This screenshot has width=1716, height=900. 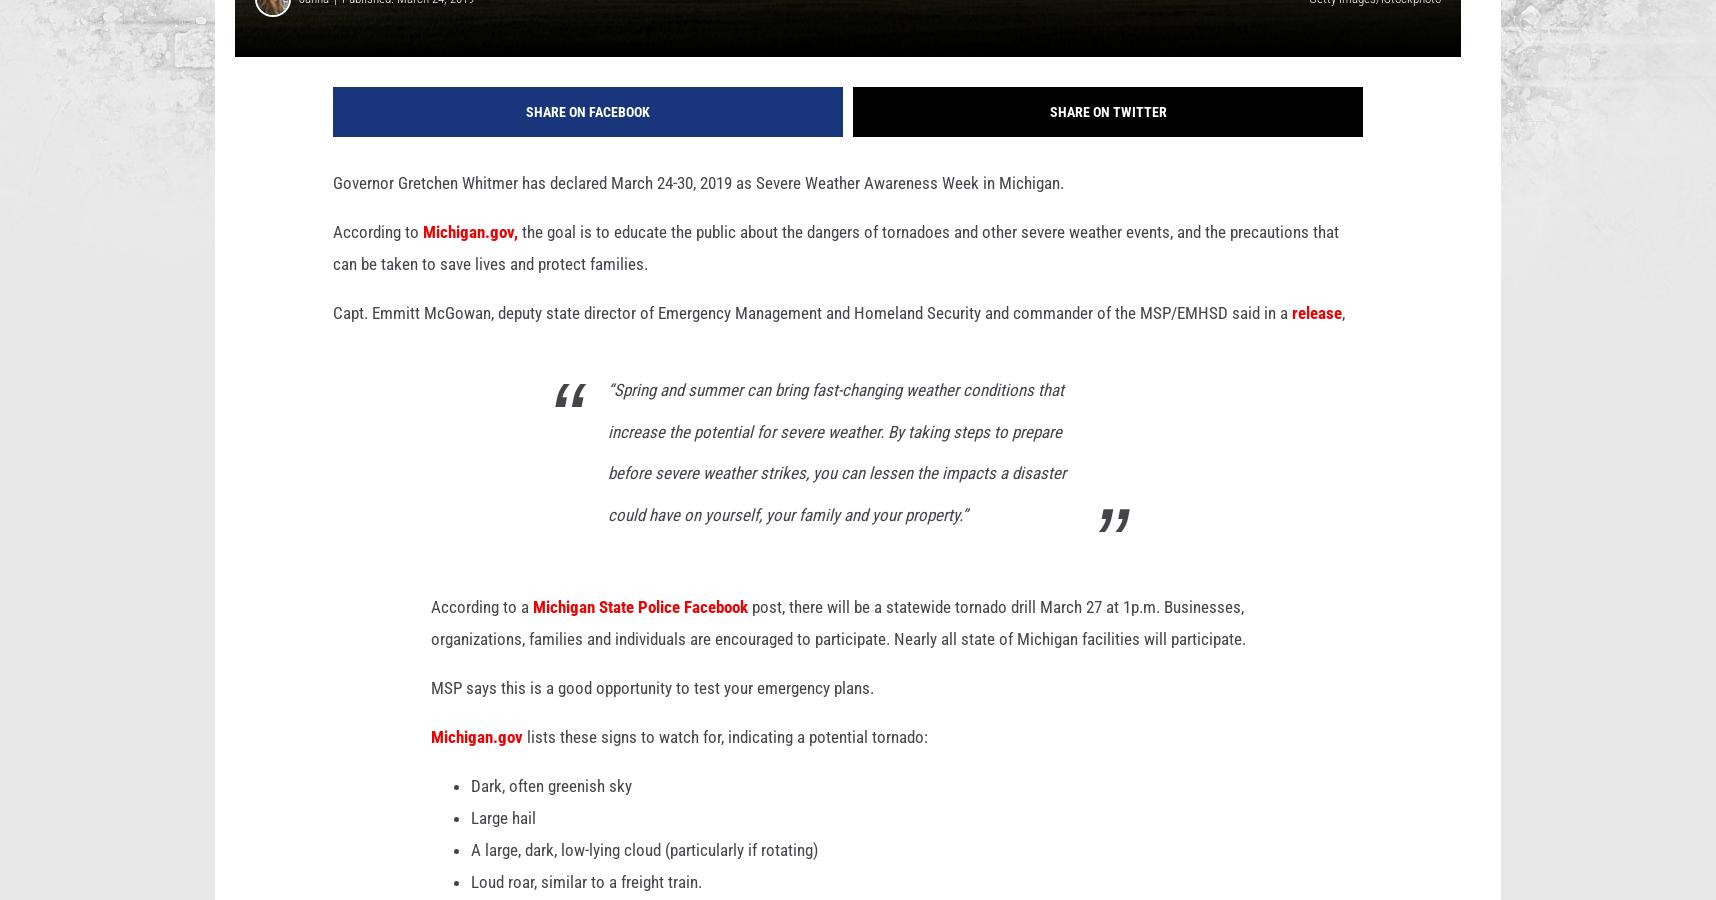 What do you see at coordinates (1342, 344) in the screenshot?
I see `','` at bounding box center [1342, 344].